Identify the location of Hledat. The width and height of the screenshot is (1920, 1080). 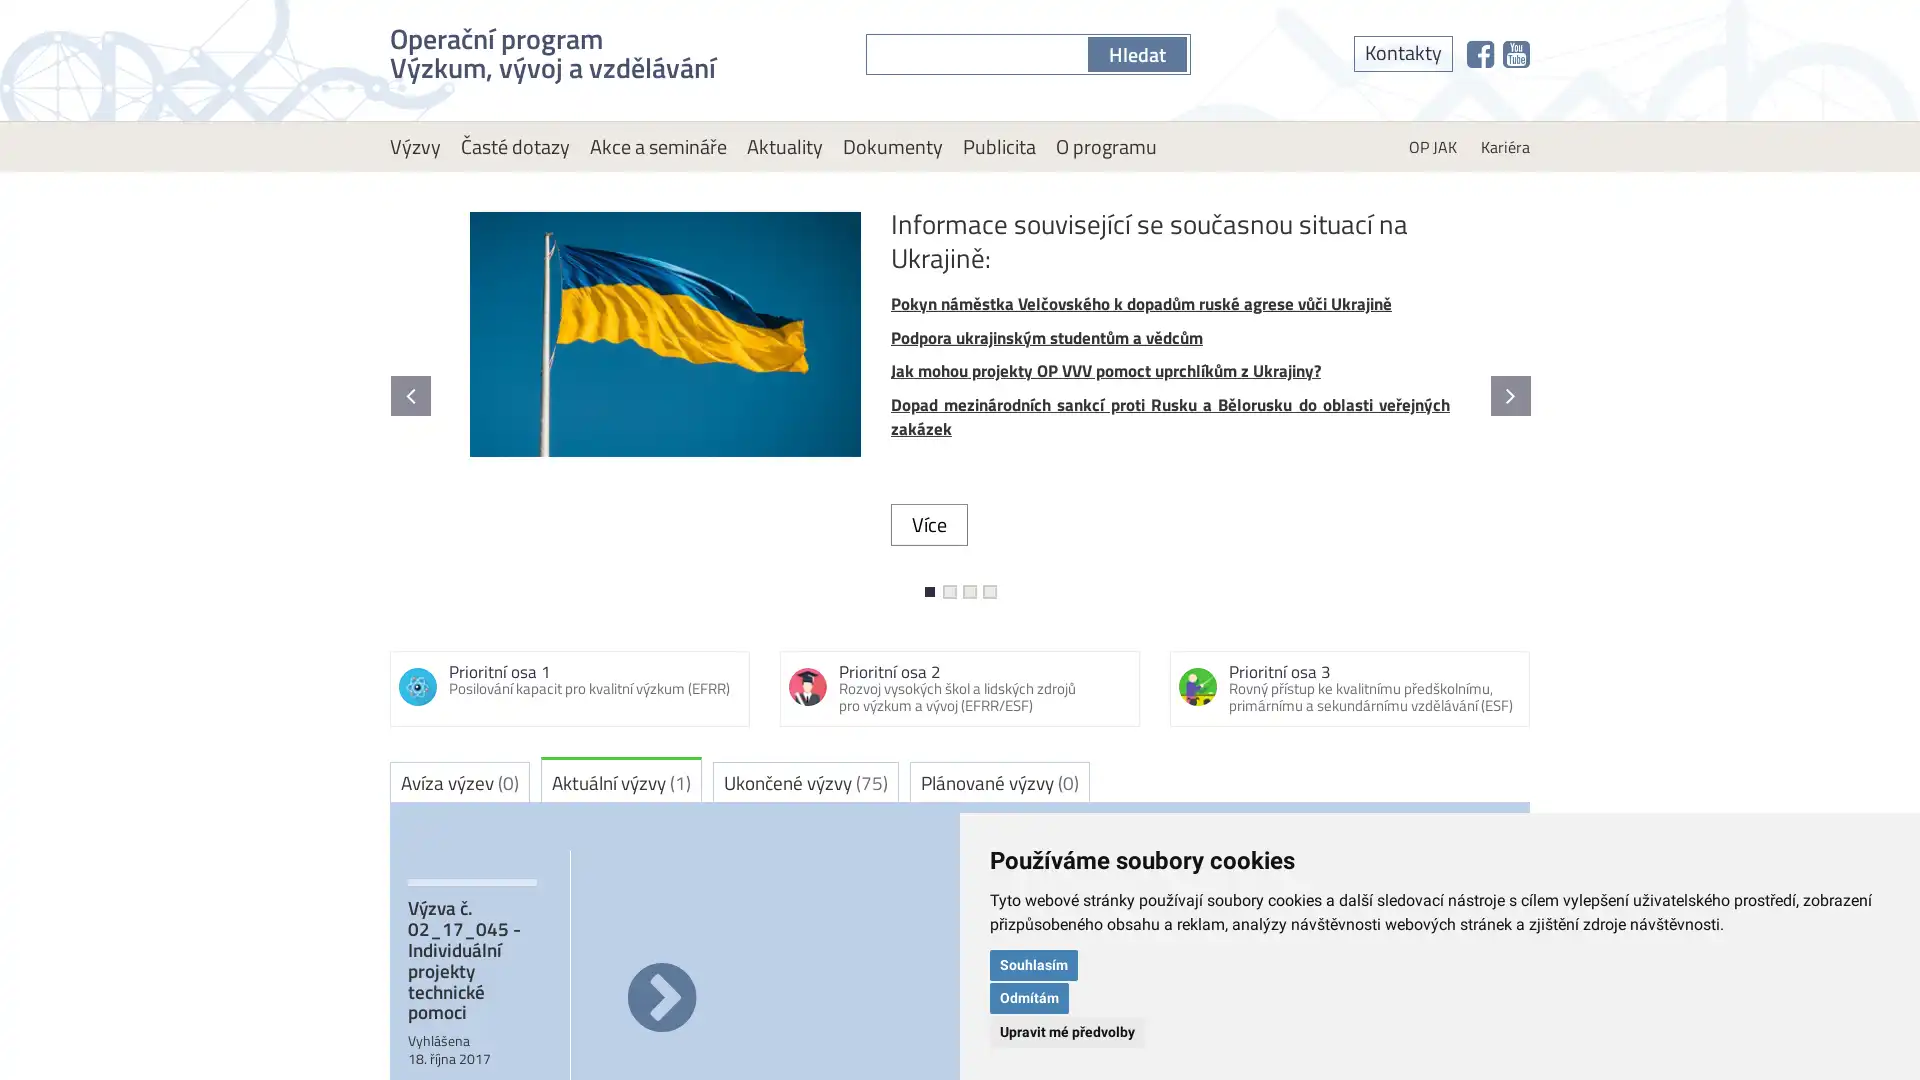
(1137, 53).